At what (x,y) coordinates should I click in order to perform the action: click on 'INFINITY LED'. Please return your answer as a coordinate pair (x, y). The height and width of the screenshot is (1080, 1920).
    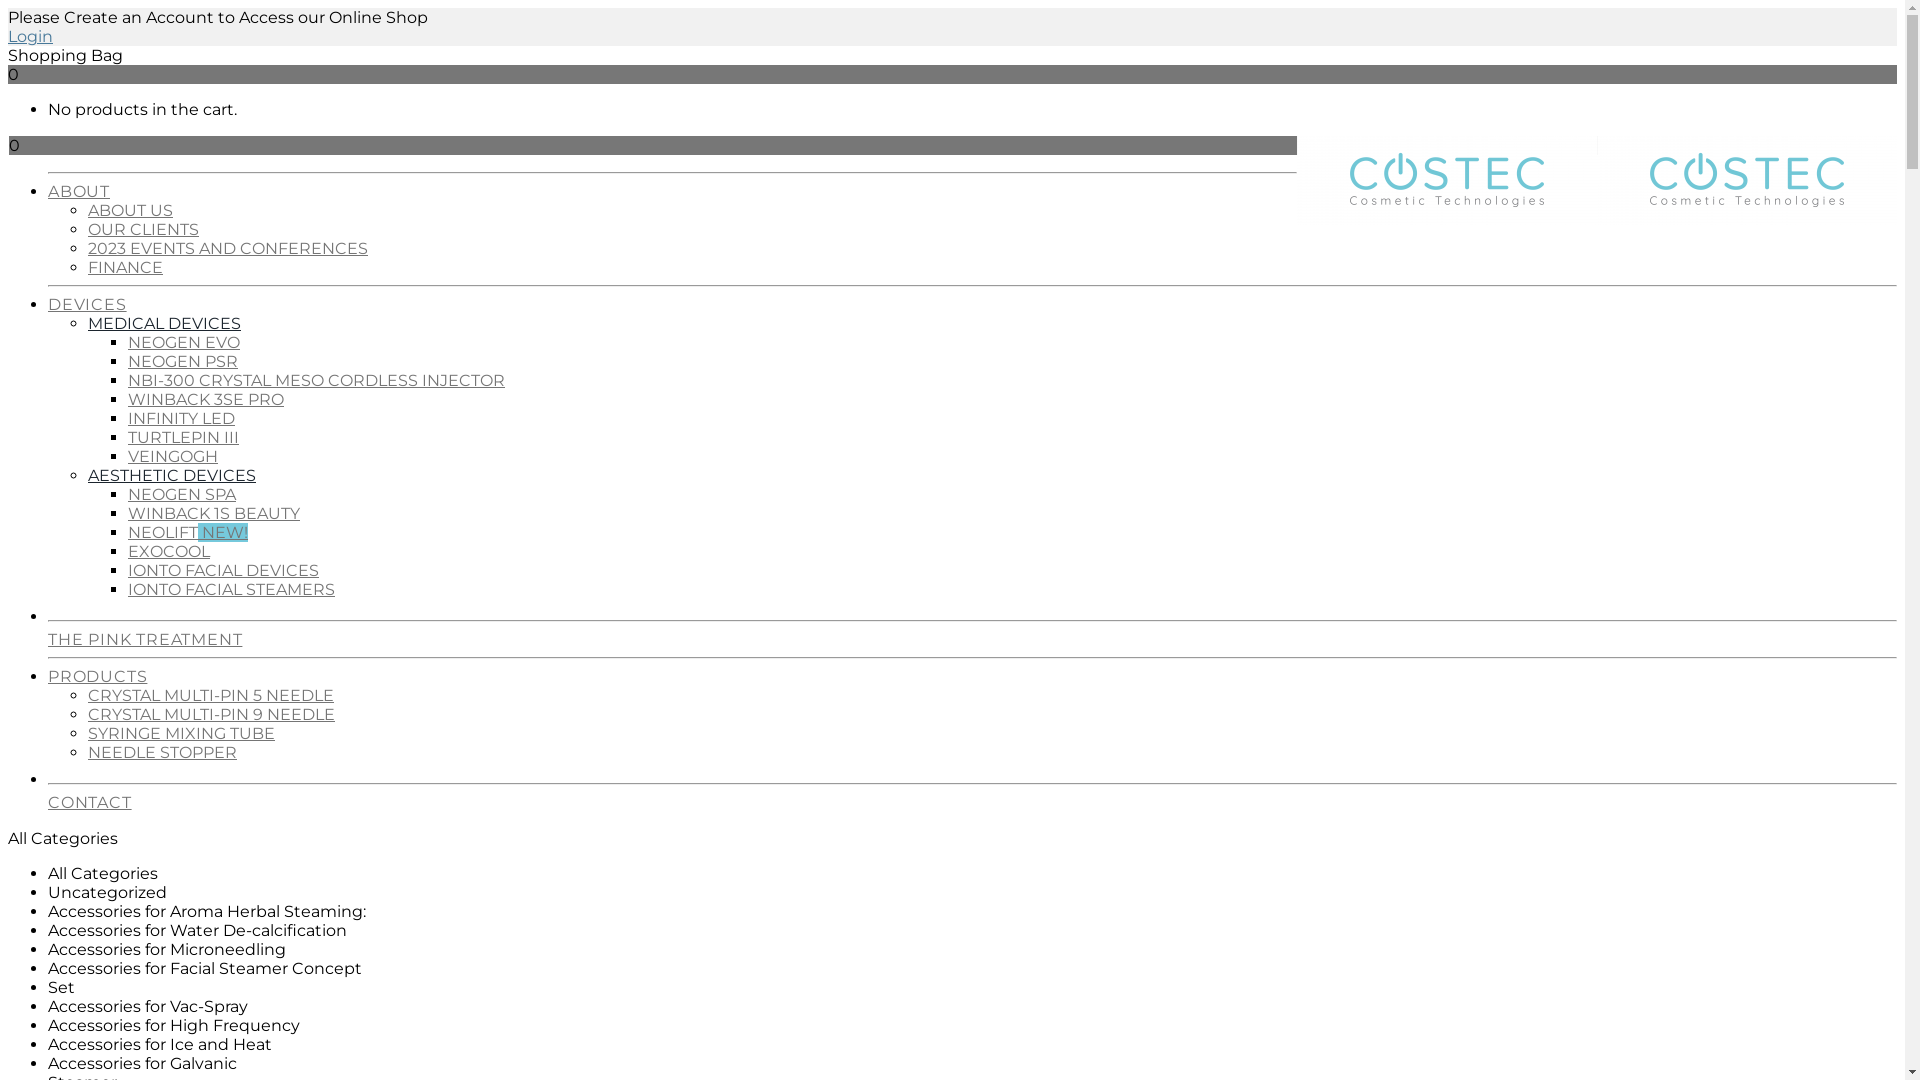
    Looking at the image, I should click on (181, 417).